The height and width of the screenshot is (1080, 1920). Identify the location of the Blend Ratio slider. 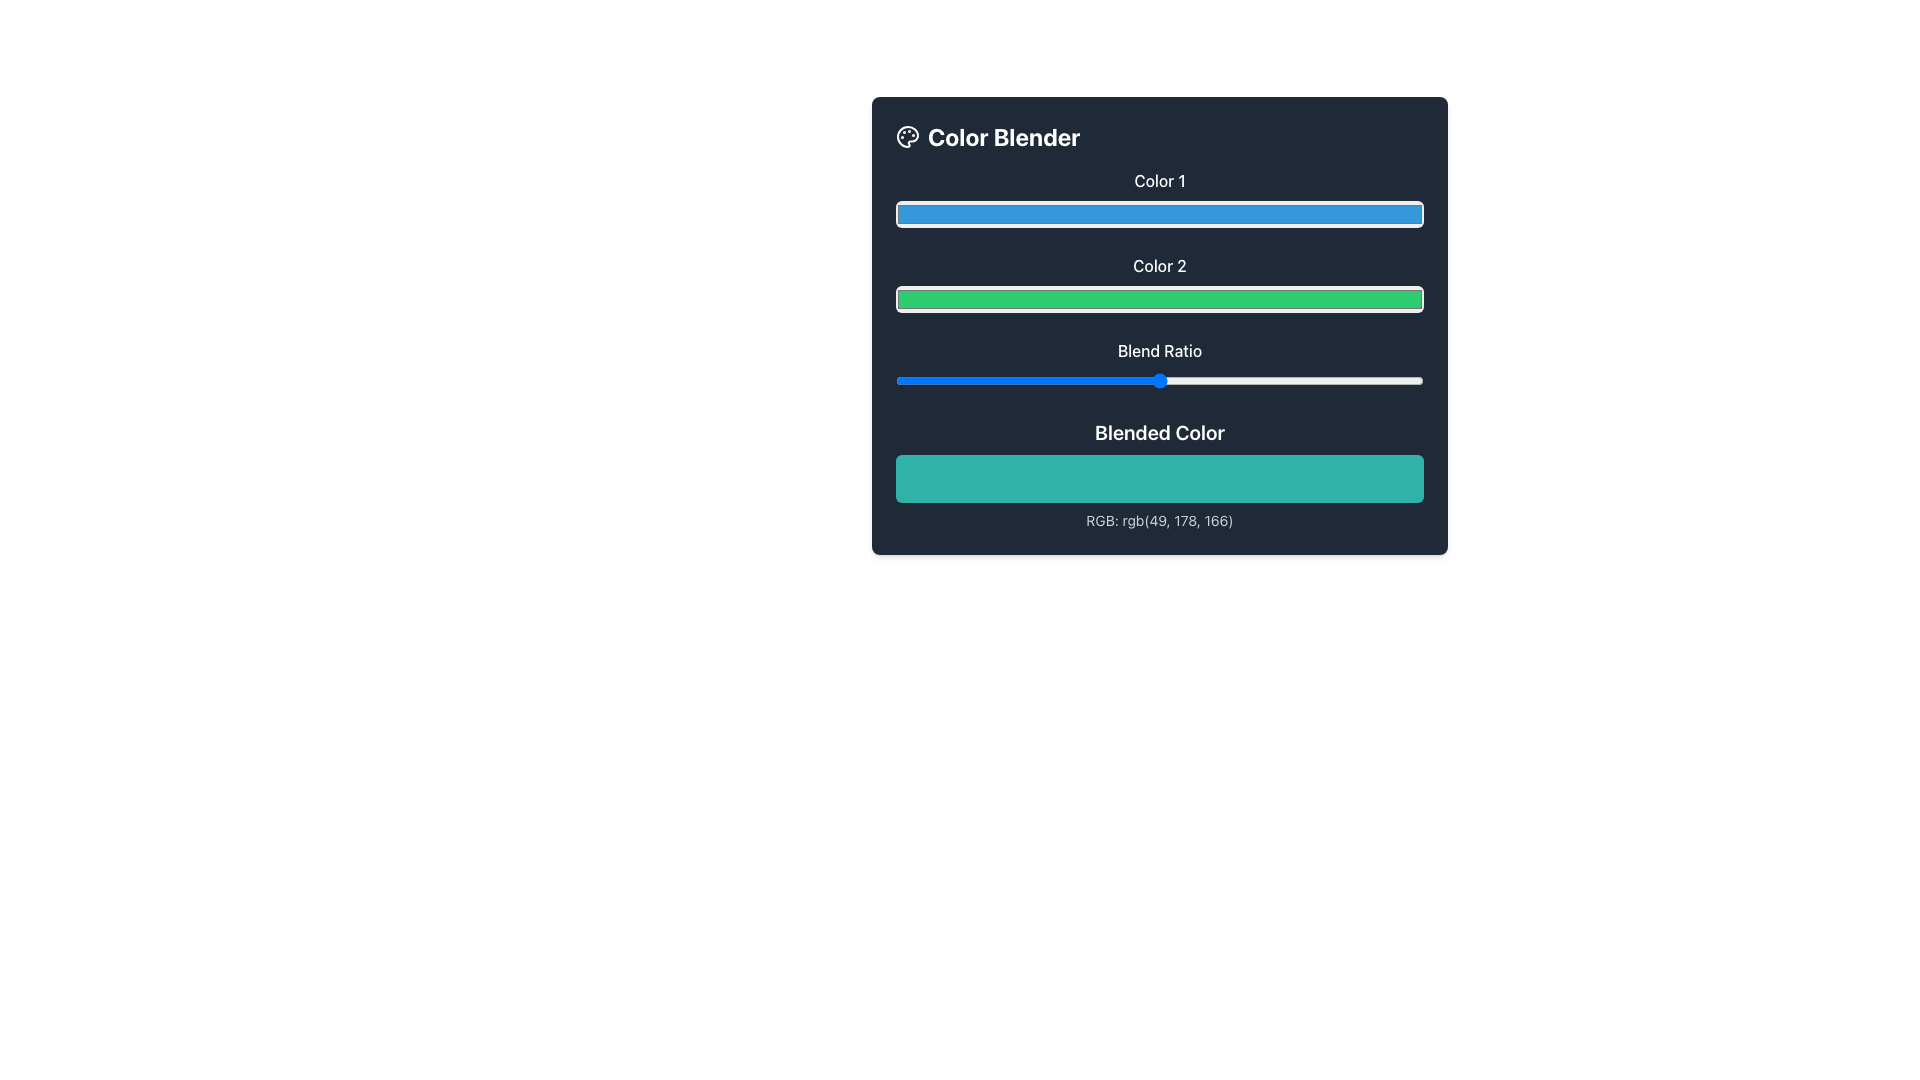
(910, 381).